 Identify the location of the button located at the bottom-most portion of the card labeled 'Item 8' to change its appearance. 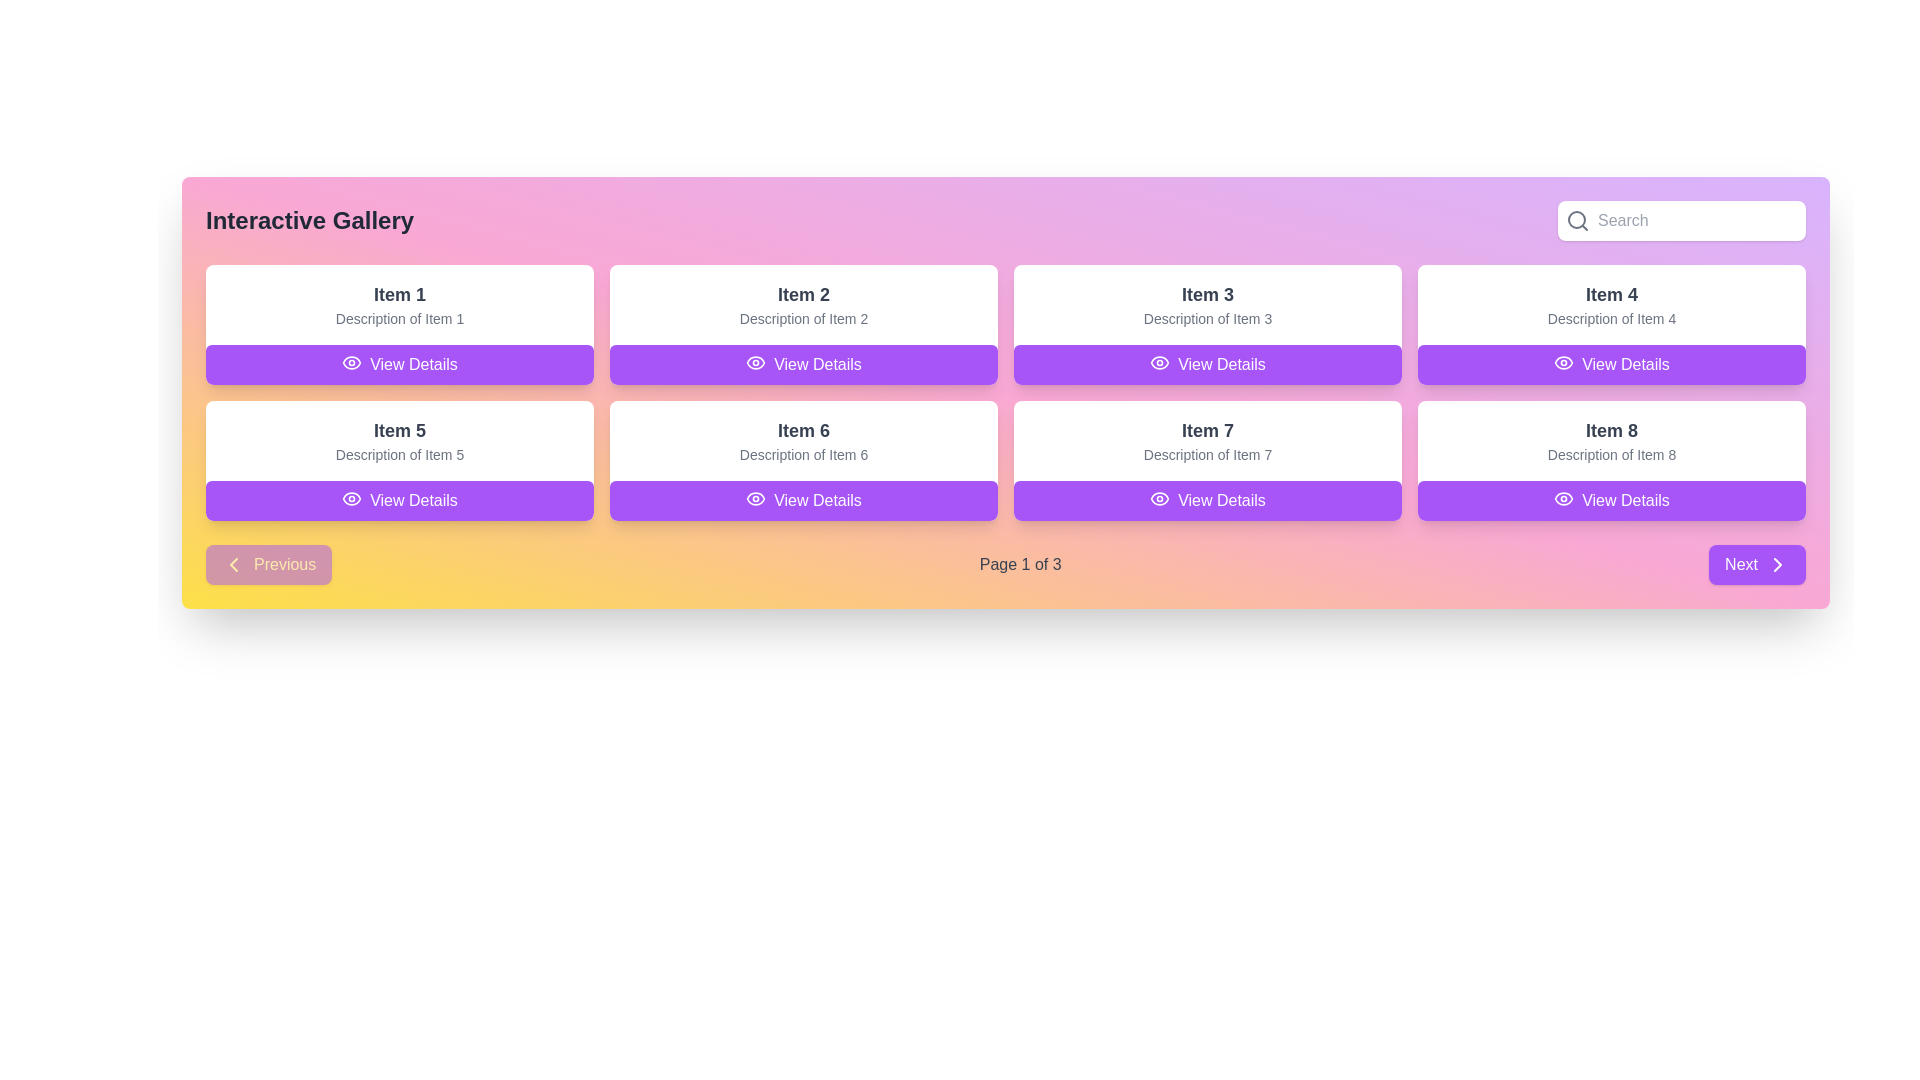
(1612, 500).